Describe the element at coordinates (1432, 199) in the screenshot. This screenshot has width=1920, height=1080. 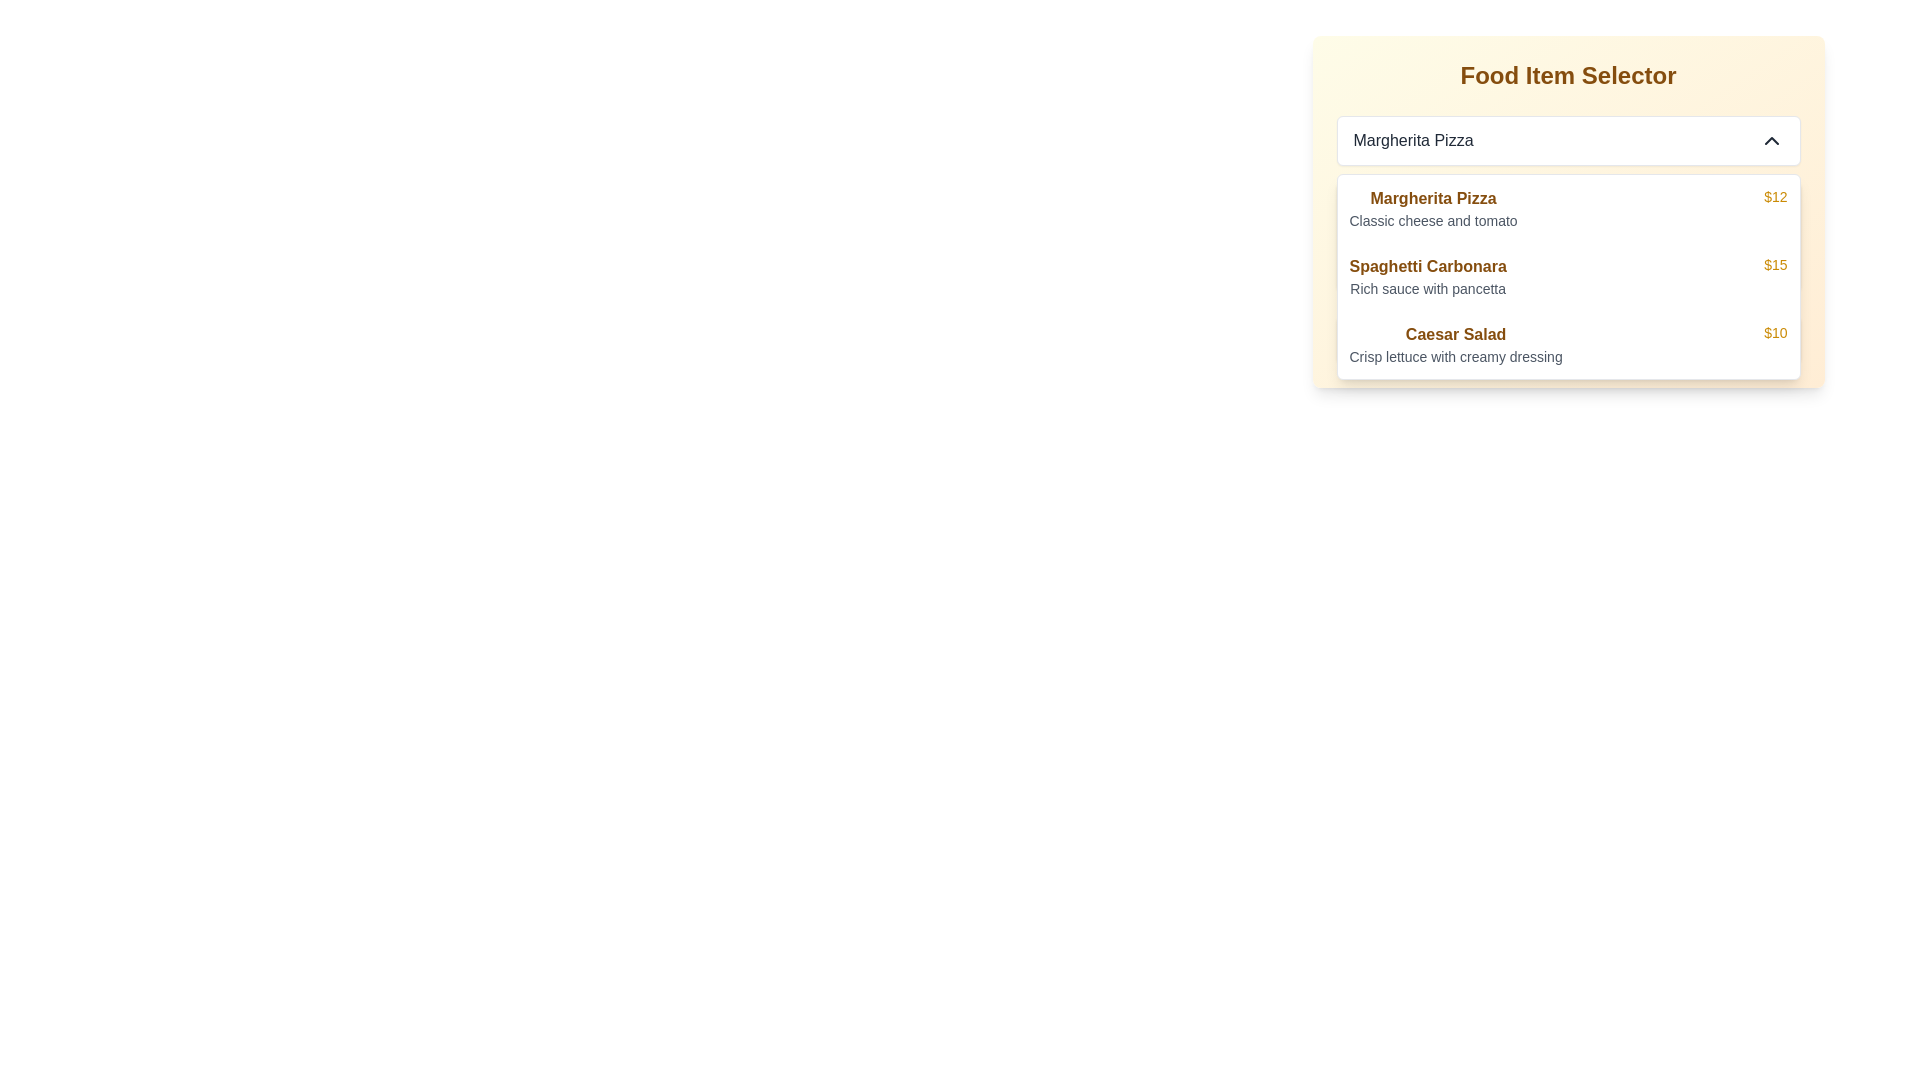
I see `the text label 'Margherita Pizza' which is styled in bold yellowish brown and serves as the header for the menu listing in the 'Food Item Selector' dropdown menu` at that location.